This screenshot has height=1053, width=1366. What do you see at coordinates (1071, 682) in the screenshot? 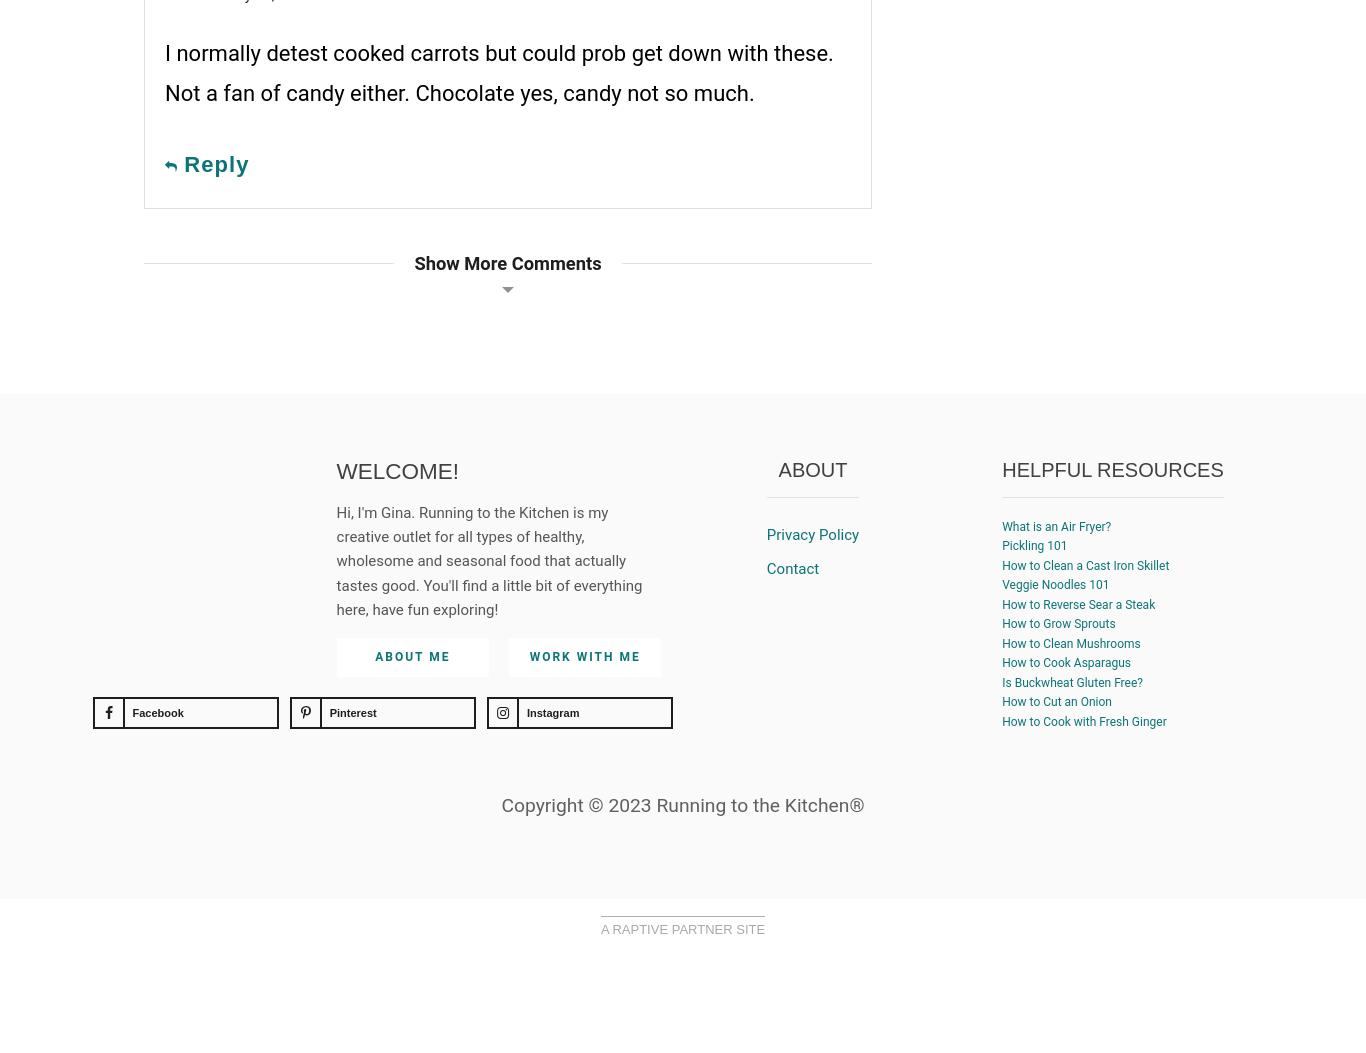
I see `'Is Buckwheat Gluten Free?'` at bounding box center [1071, 682].